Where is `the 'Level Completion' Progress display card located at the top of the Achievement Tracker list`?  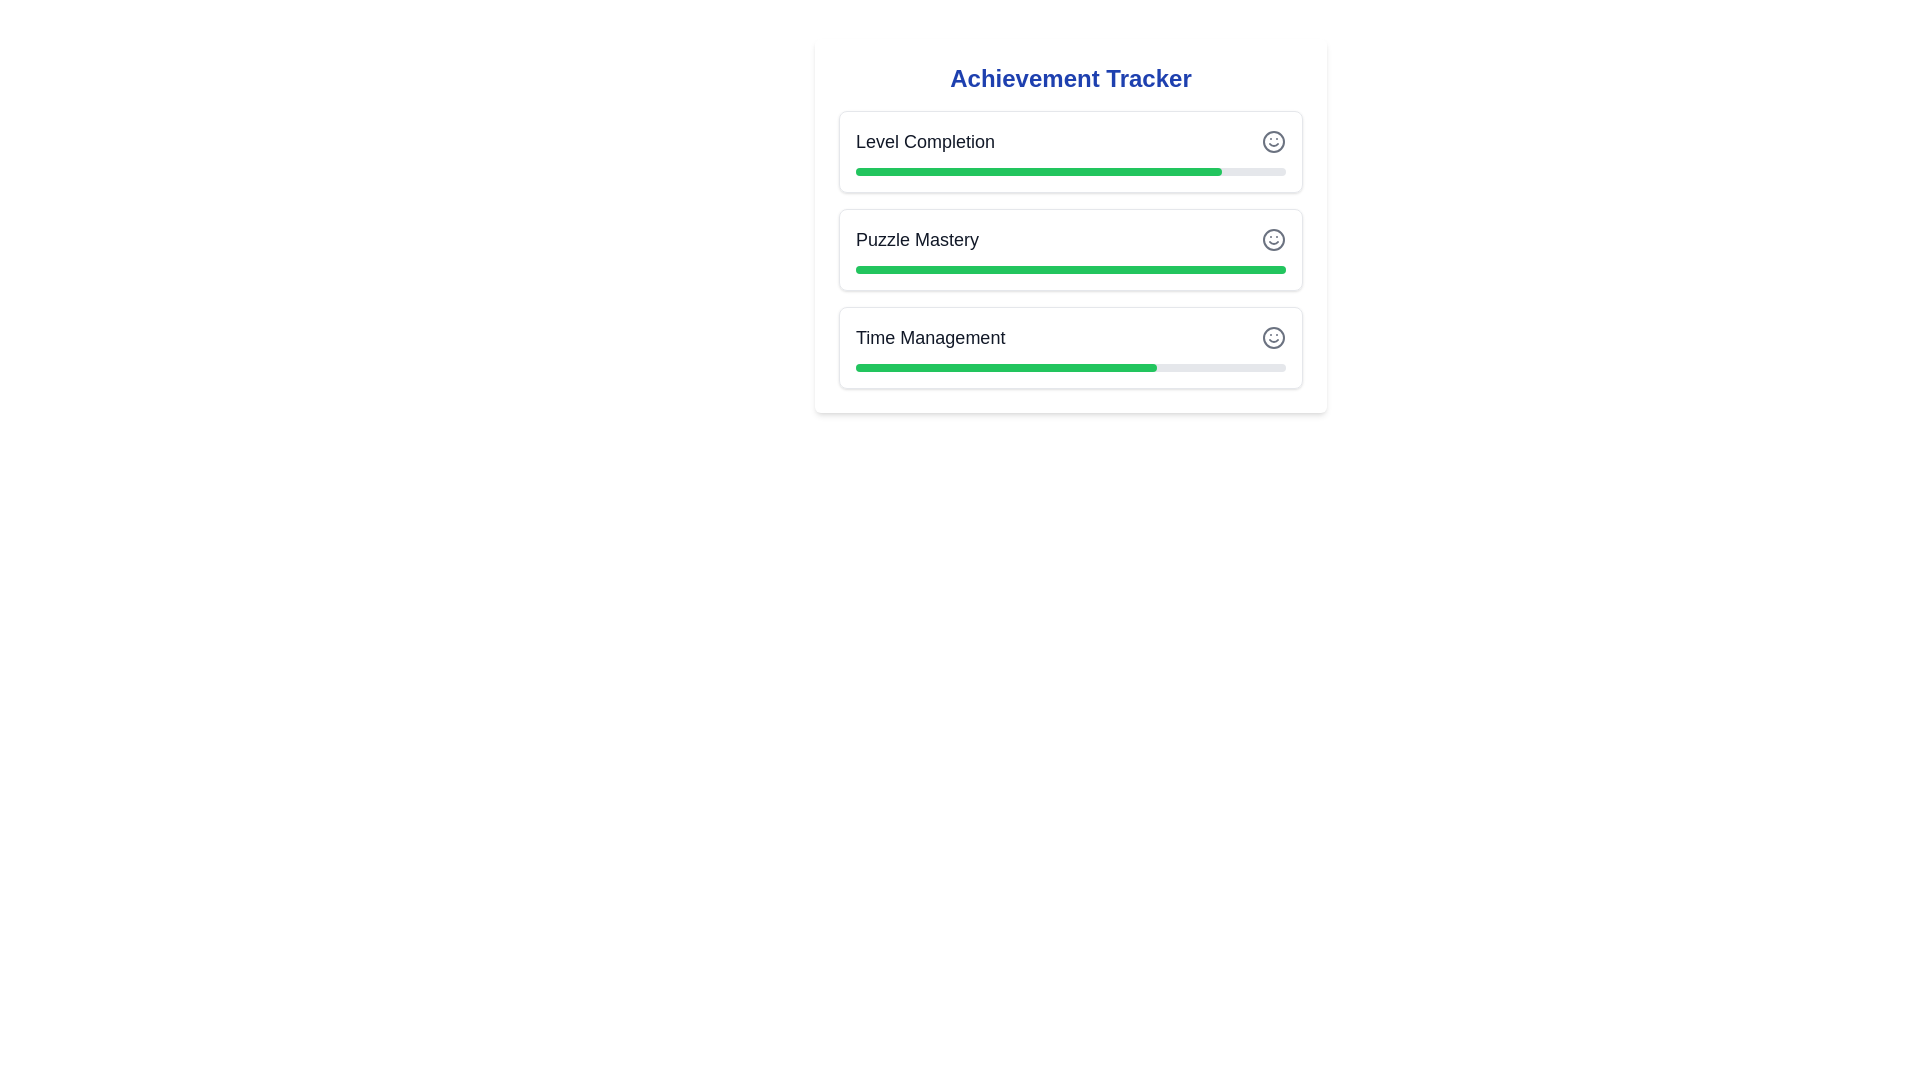
the 'Level Completion' Progress display card located at the top of the Achievement Tracker list is located at coordinates (1069, 150).